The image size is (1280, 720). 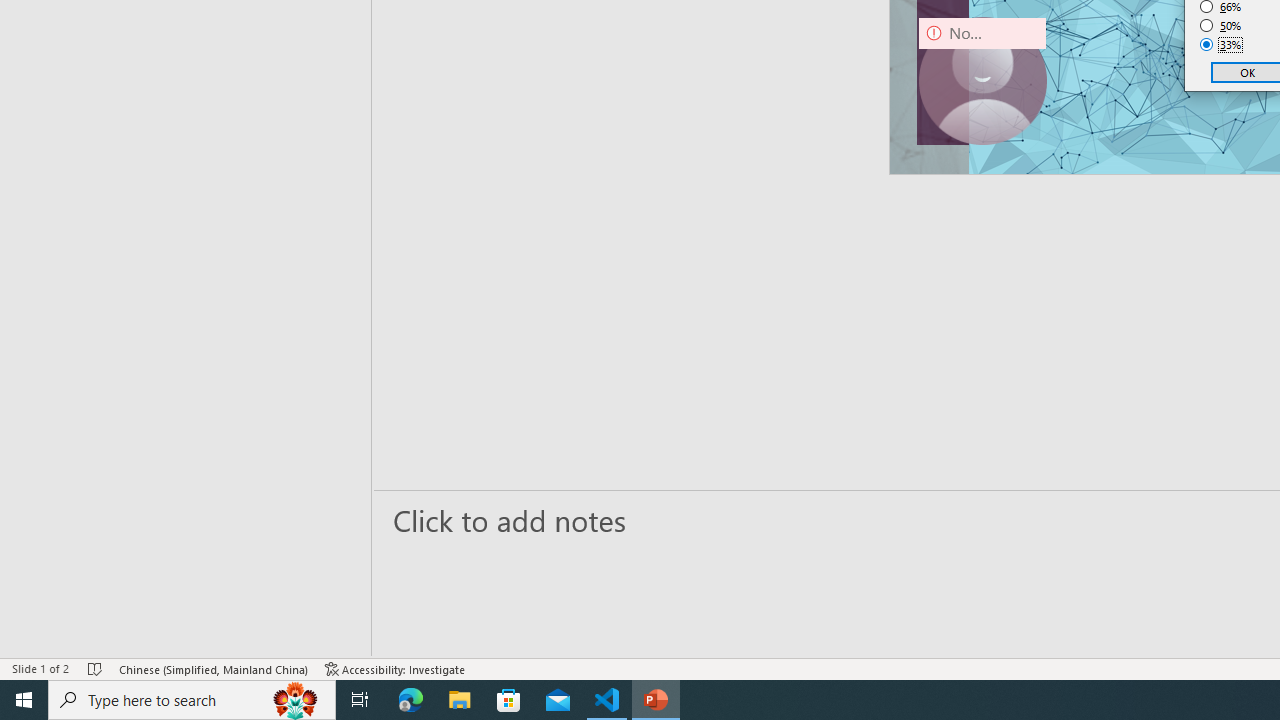 What do you see at coordinates (982, 80) in the screenshot?
I see `'Camera 9, No camera detected.'` at bounding box center [982, 80].